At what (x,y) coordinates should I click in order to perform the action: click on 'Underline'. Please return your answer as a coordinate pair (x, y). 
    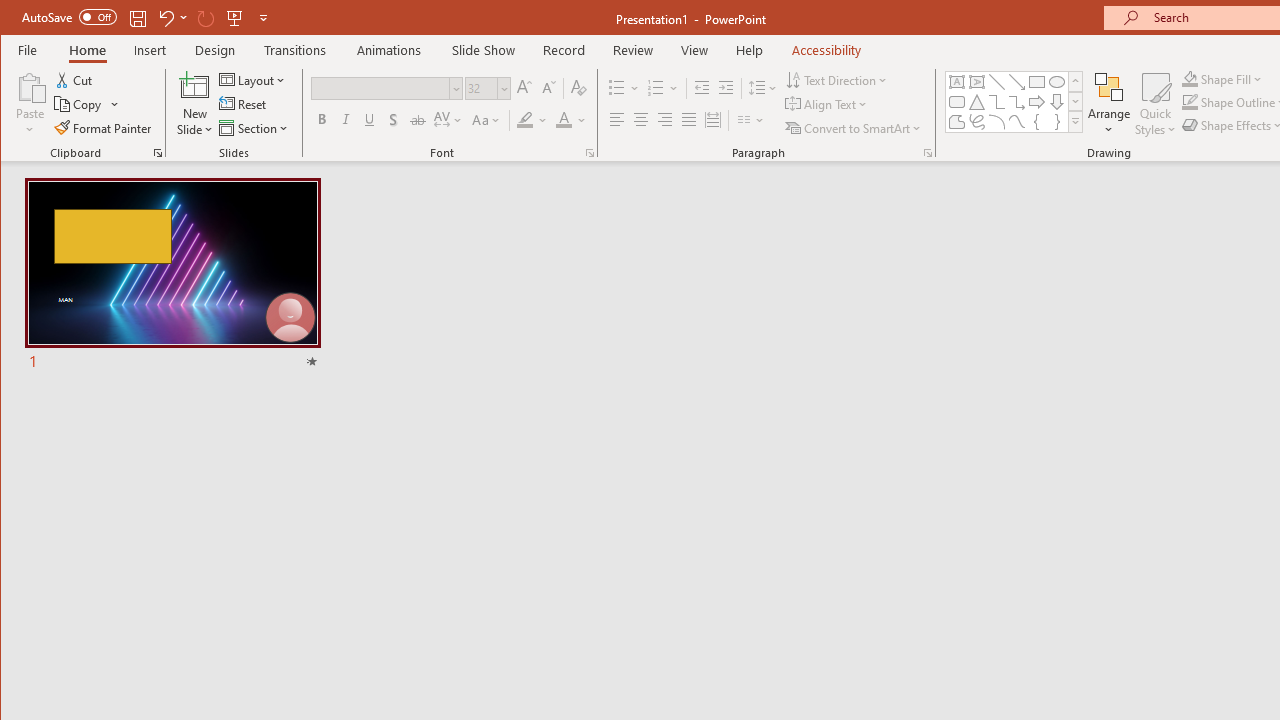
    Looking at the image, I should click on (369, 120).